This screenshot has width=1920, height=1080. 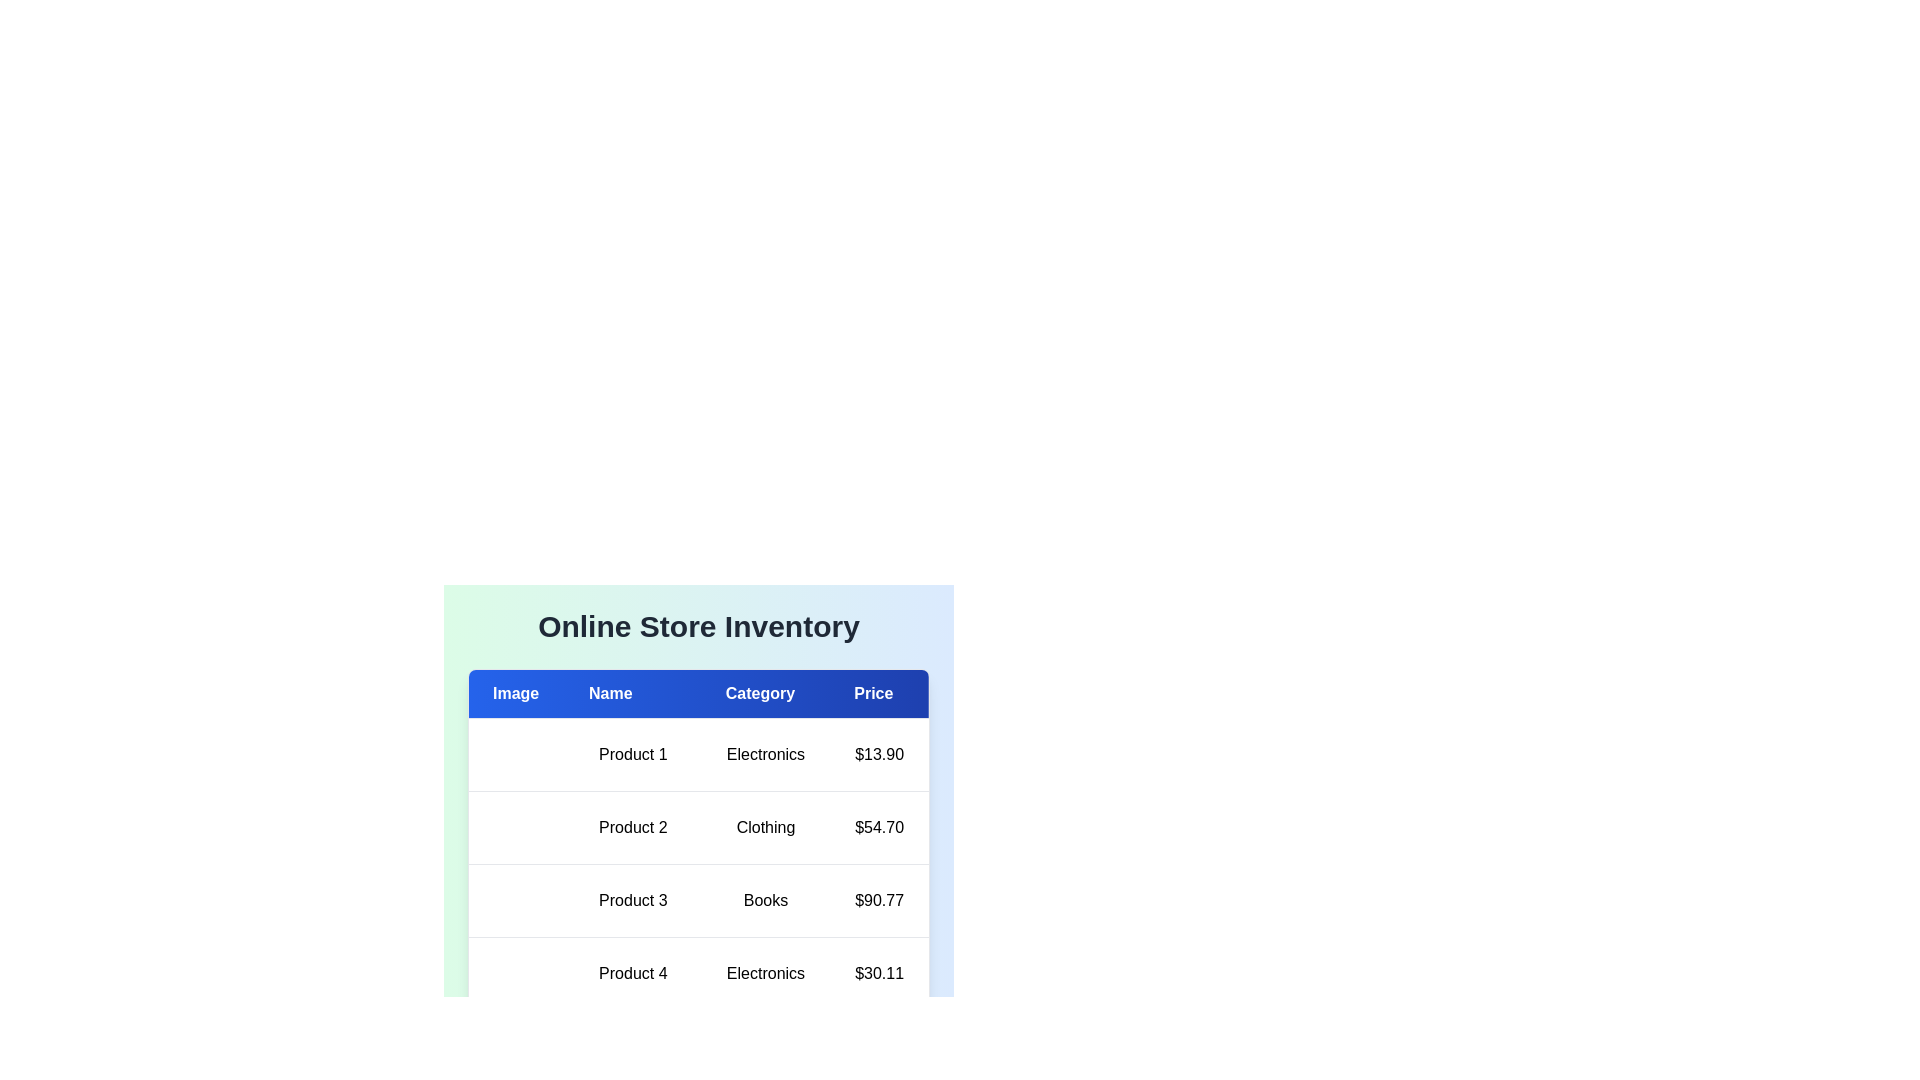 What do you see at coordinates (699, 828) in the screenshot?
I see `the row of the product with name Product 2` at bounding box center [699, 828].